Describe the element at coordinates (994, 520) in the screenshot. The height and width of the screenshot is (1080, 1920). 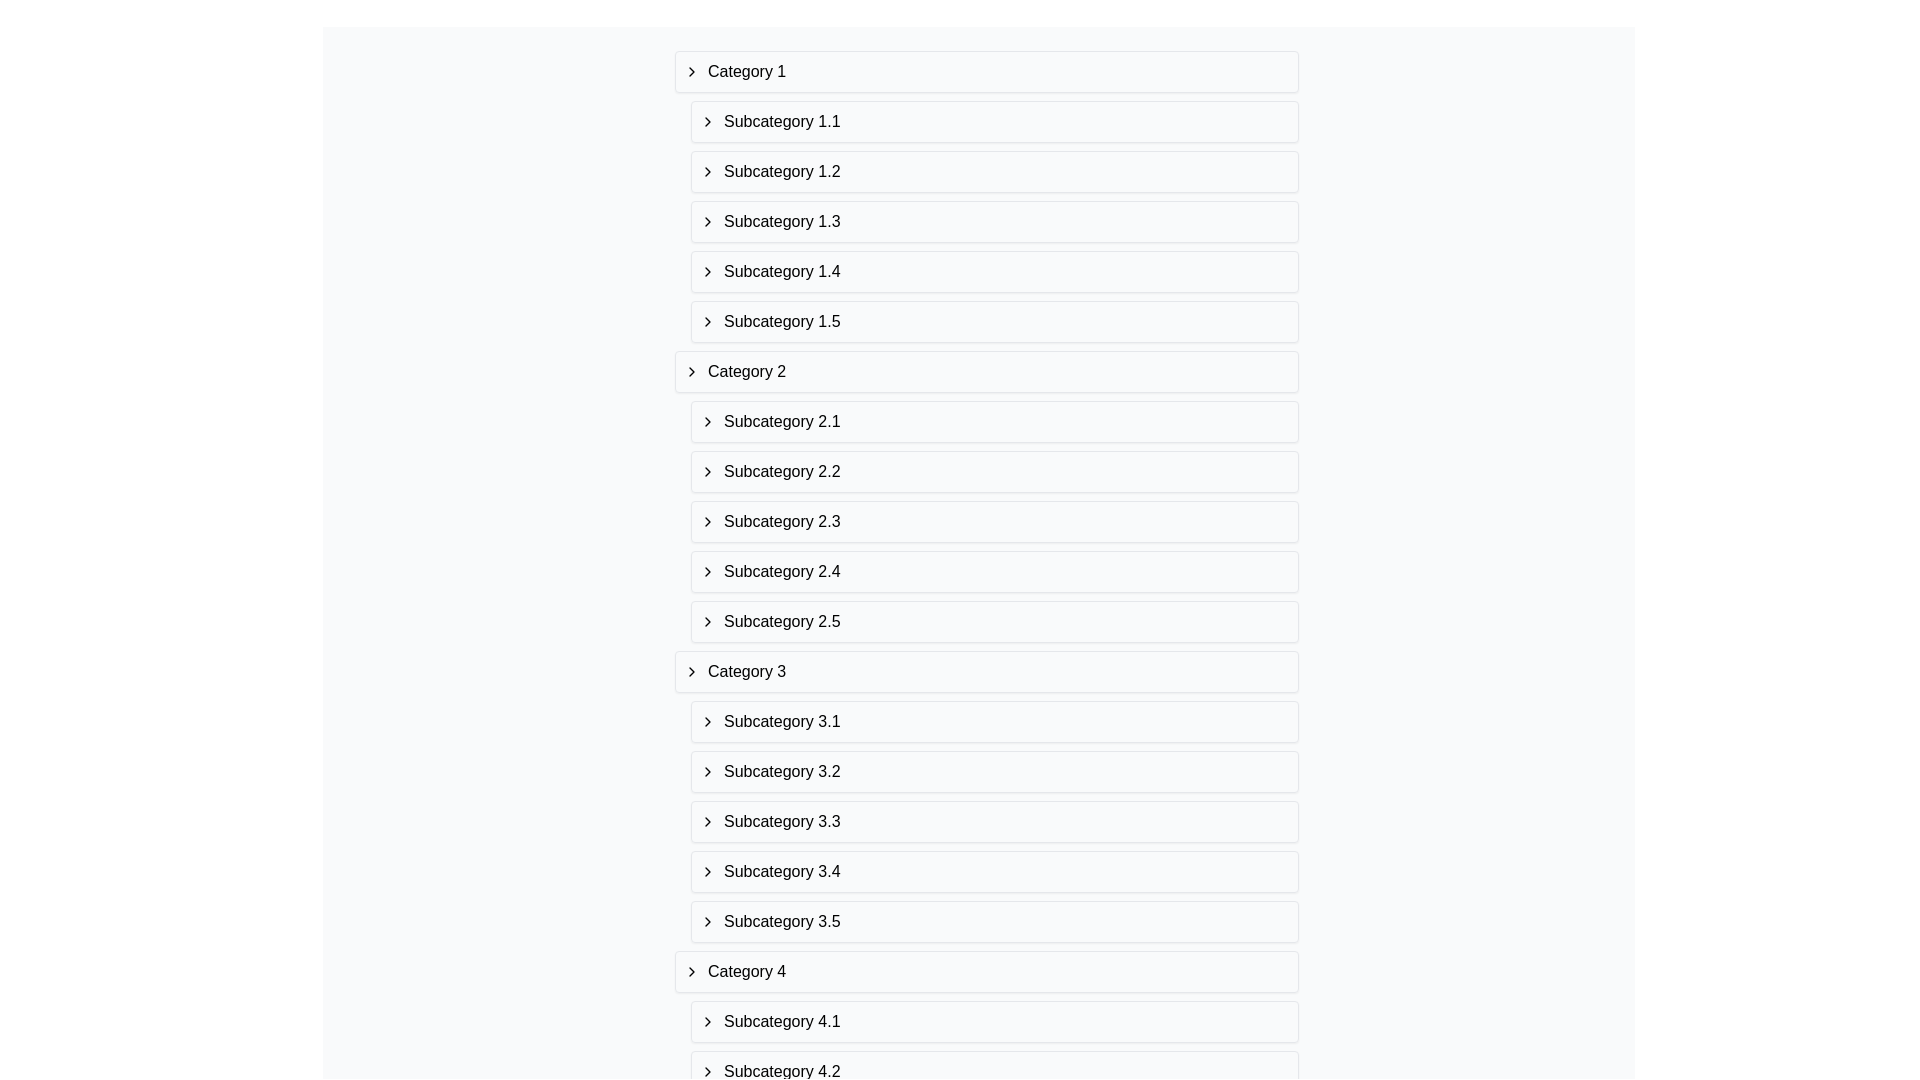
I see `the list item labeled 'Subcategory 2.3', which is the third entry under 'Category 2' in the subcategories section` at that location.